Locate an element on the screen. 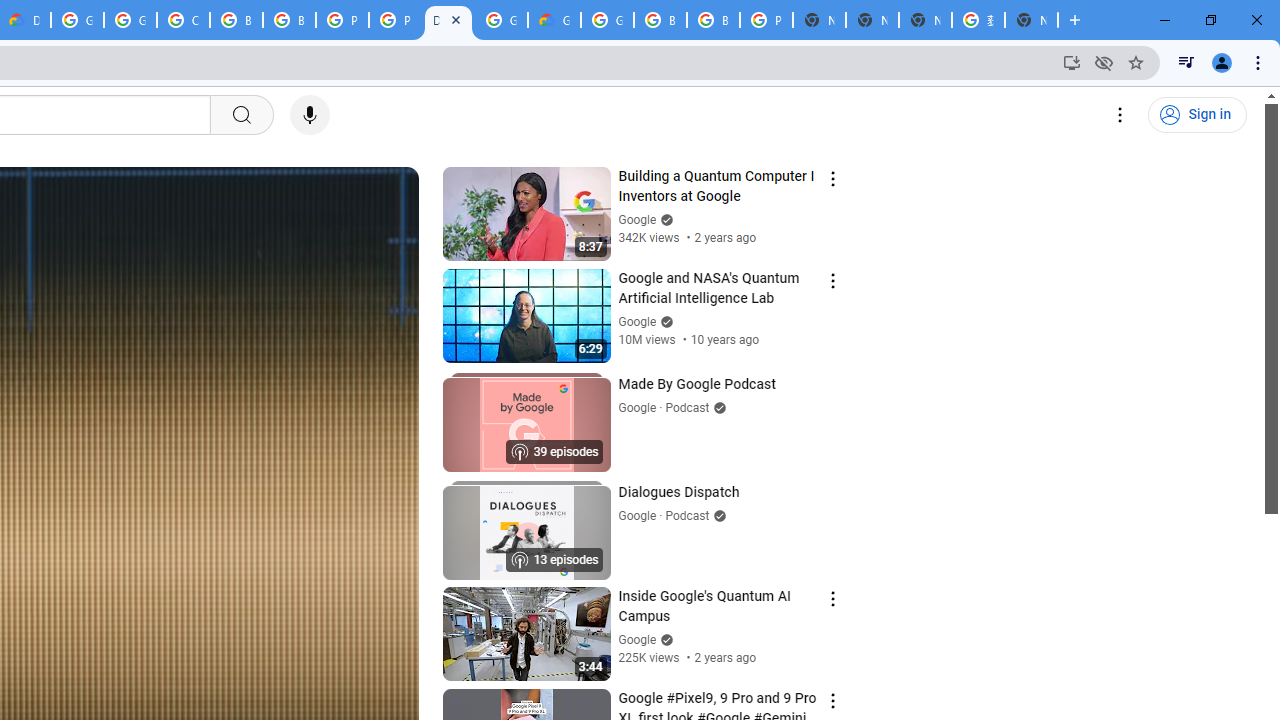 This screenshot has width=1280, height=720. 'Action menu' is located at coordinates (832, 699).